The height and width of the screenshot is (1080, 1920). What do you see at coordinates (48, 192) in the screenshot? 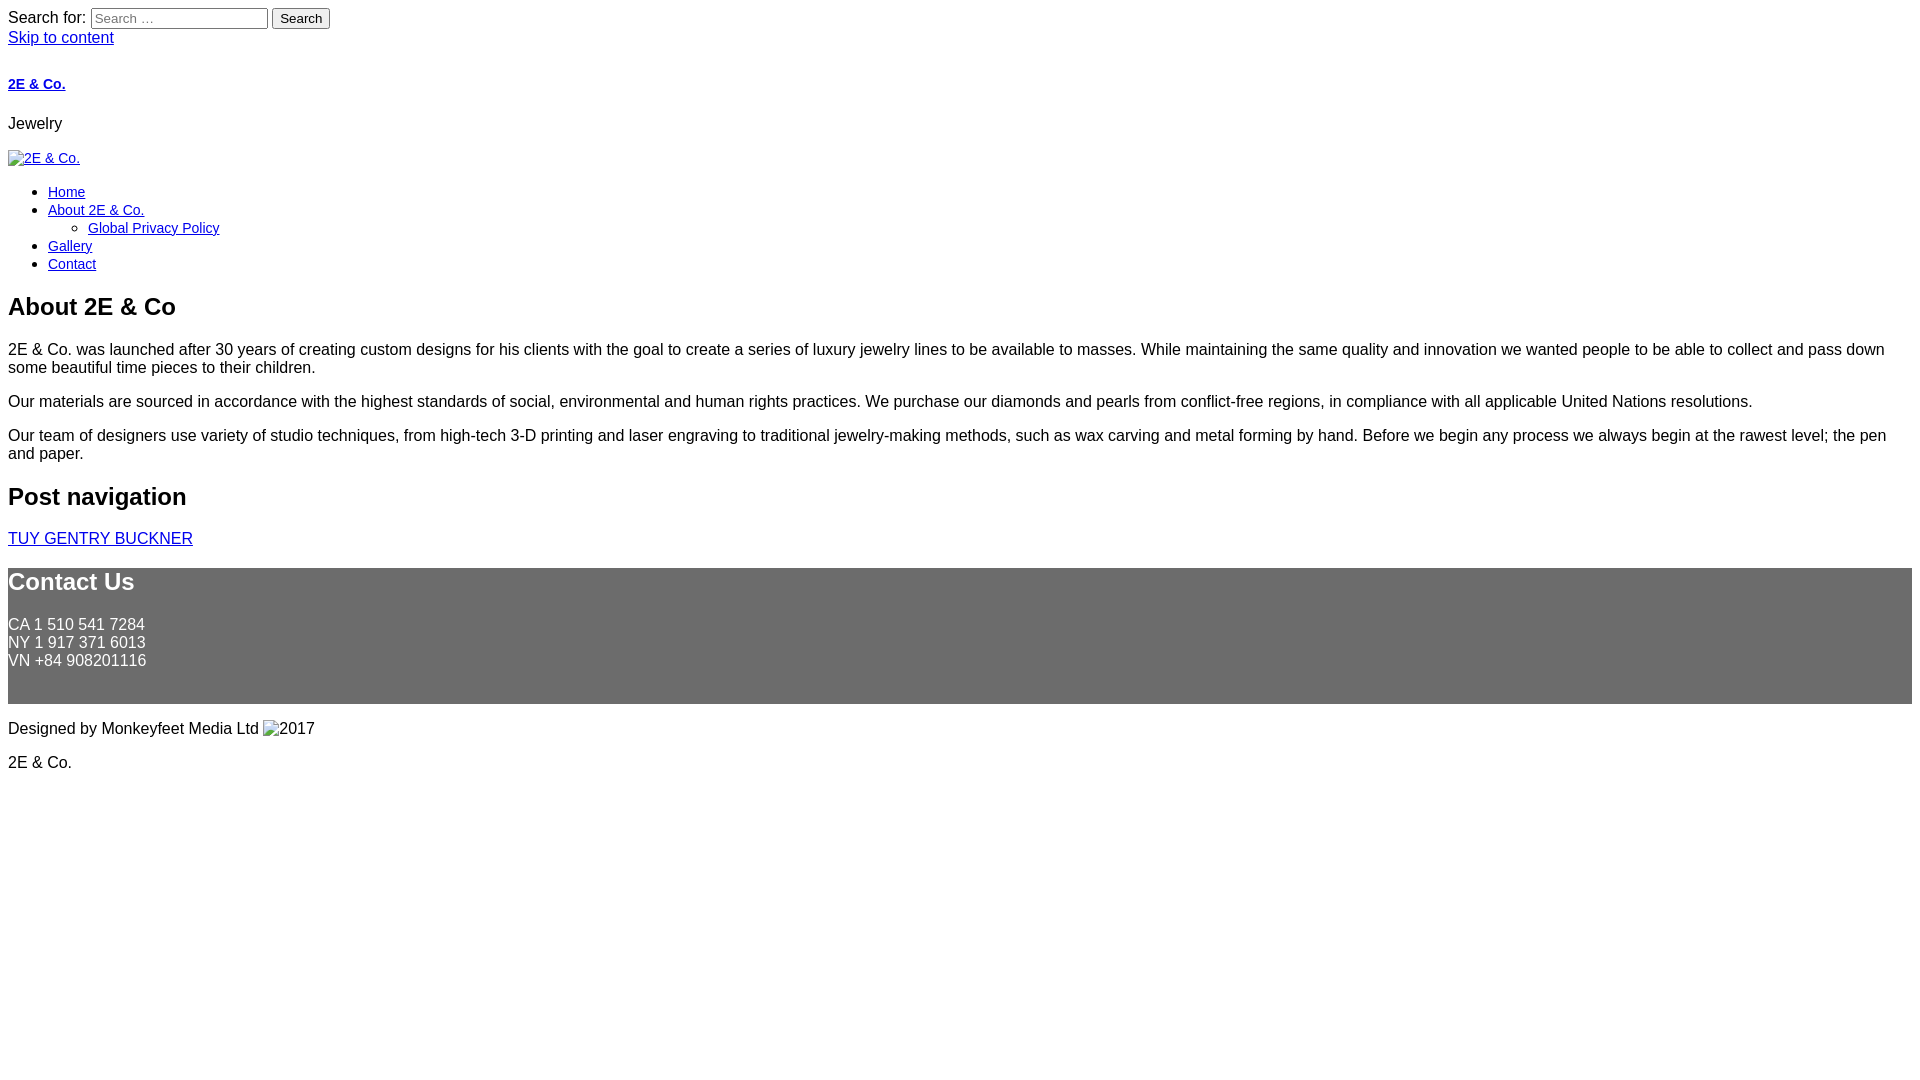
I see `'Home'` at bounding box center [48, 192].